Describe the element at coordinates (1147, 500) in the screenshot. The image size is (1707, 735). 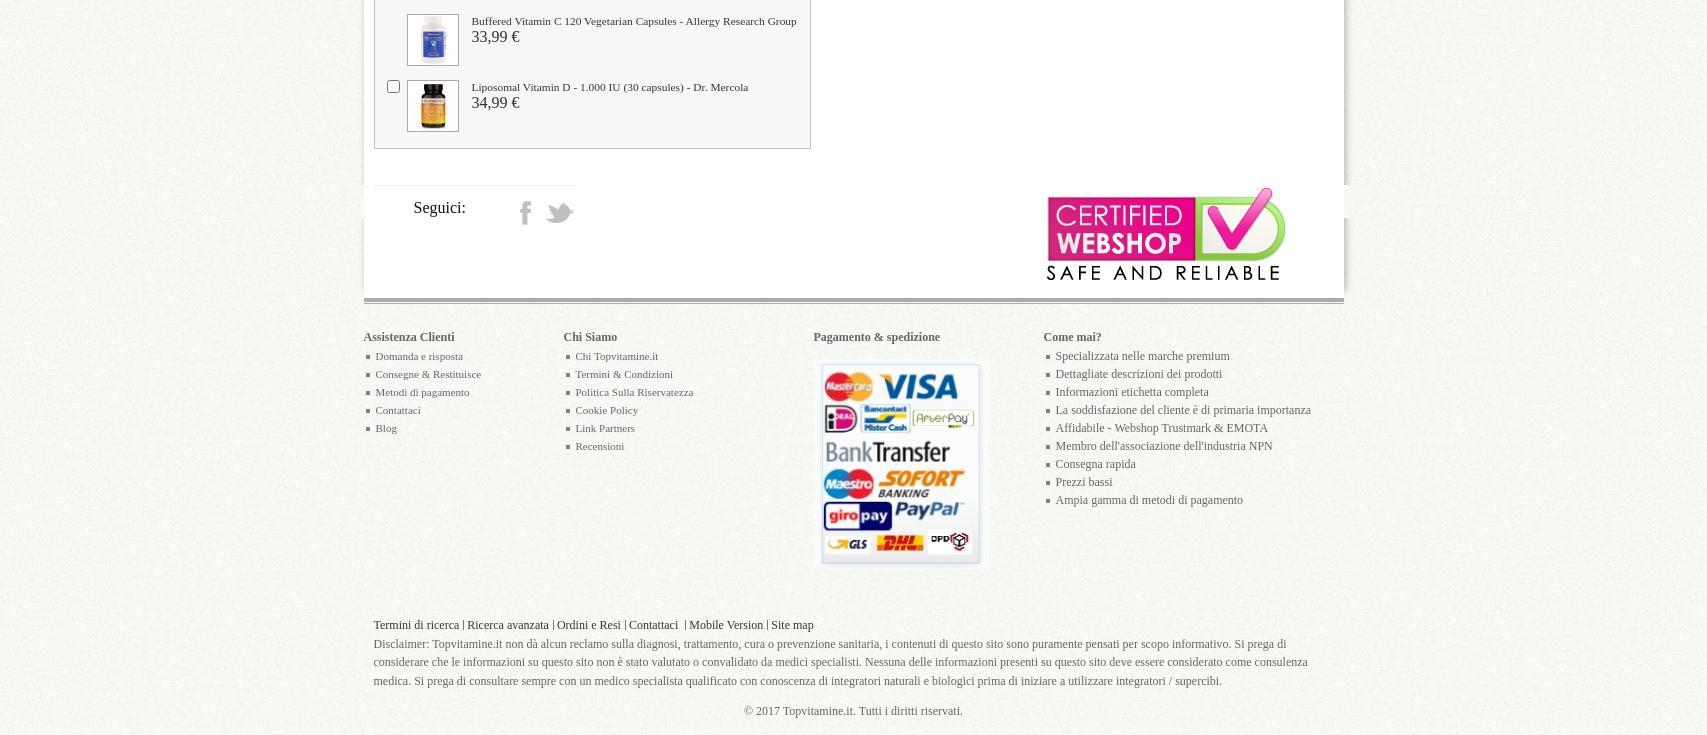
I see `'Ampia gamma di metodi di pagamento'` at that location.